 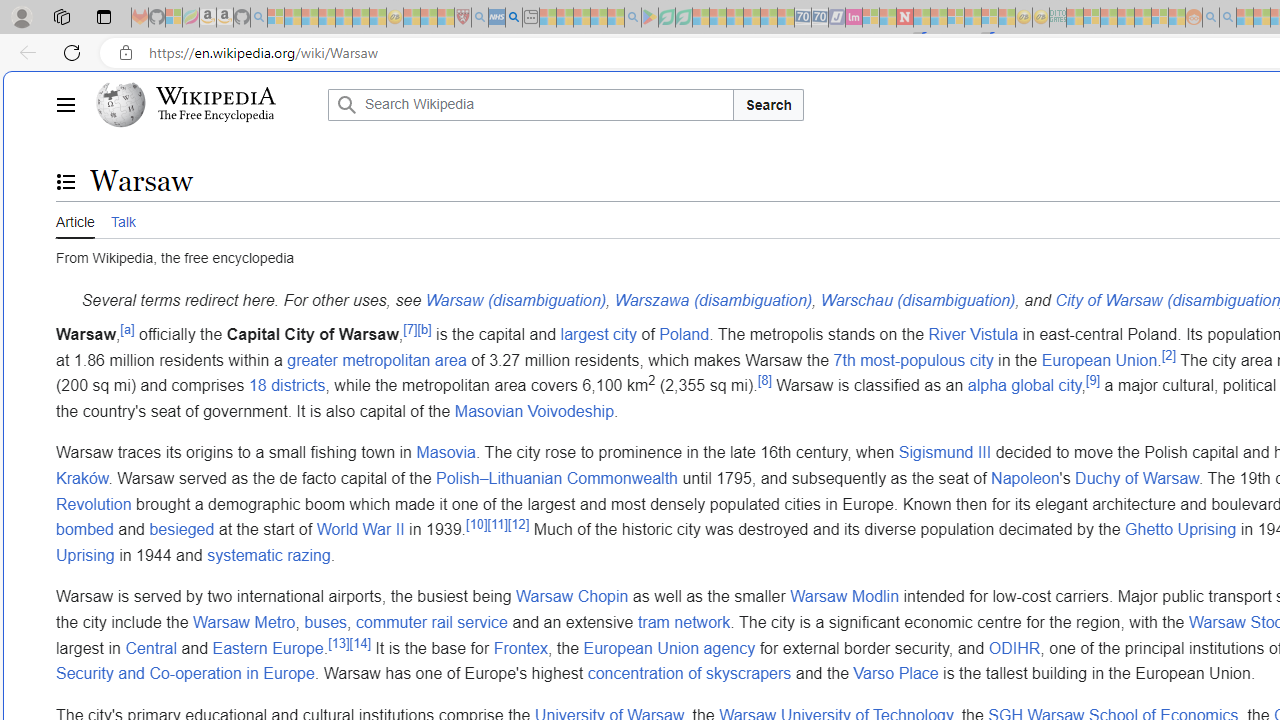 I want to click on 'systematic razing', so click(x=268, y=554).